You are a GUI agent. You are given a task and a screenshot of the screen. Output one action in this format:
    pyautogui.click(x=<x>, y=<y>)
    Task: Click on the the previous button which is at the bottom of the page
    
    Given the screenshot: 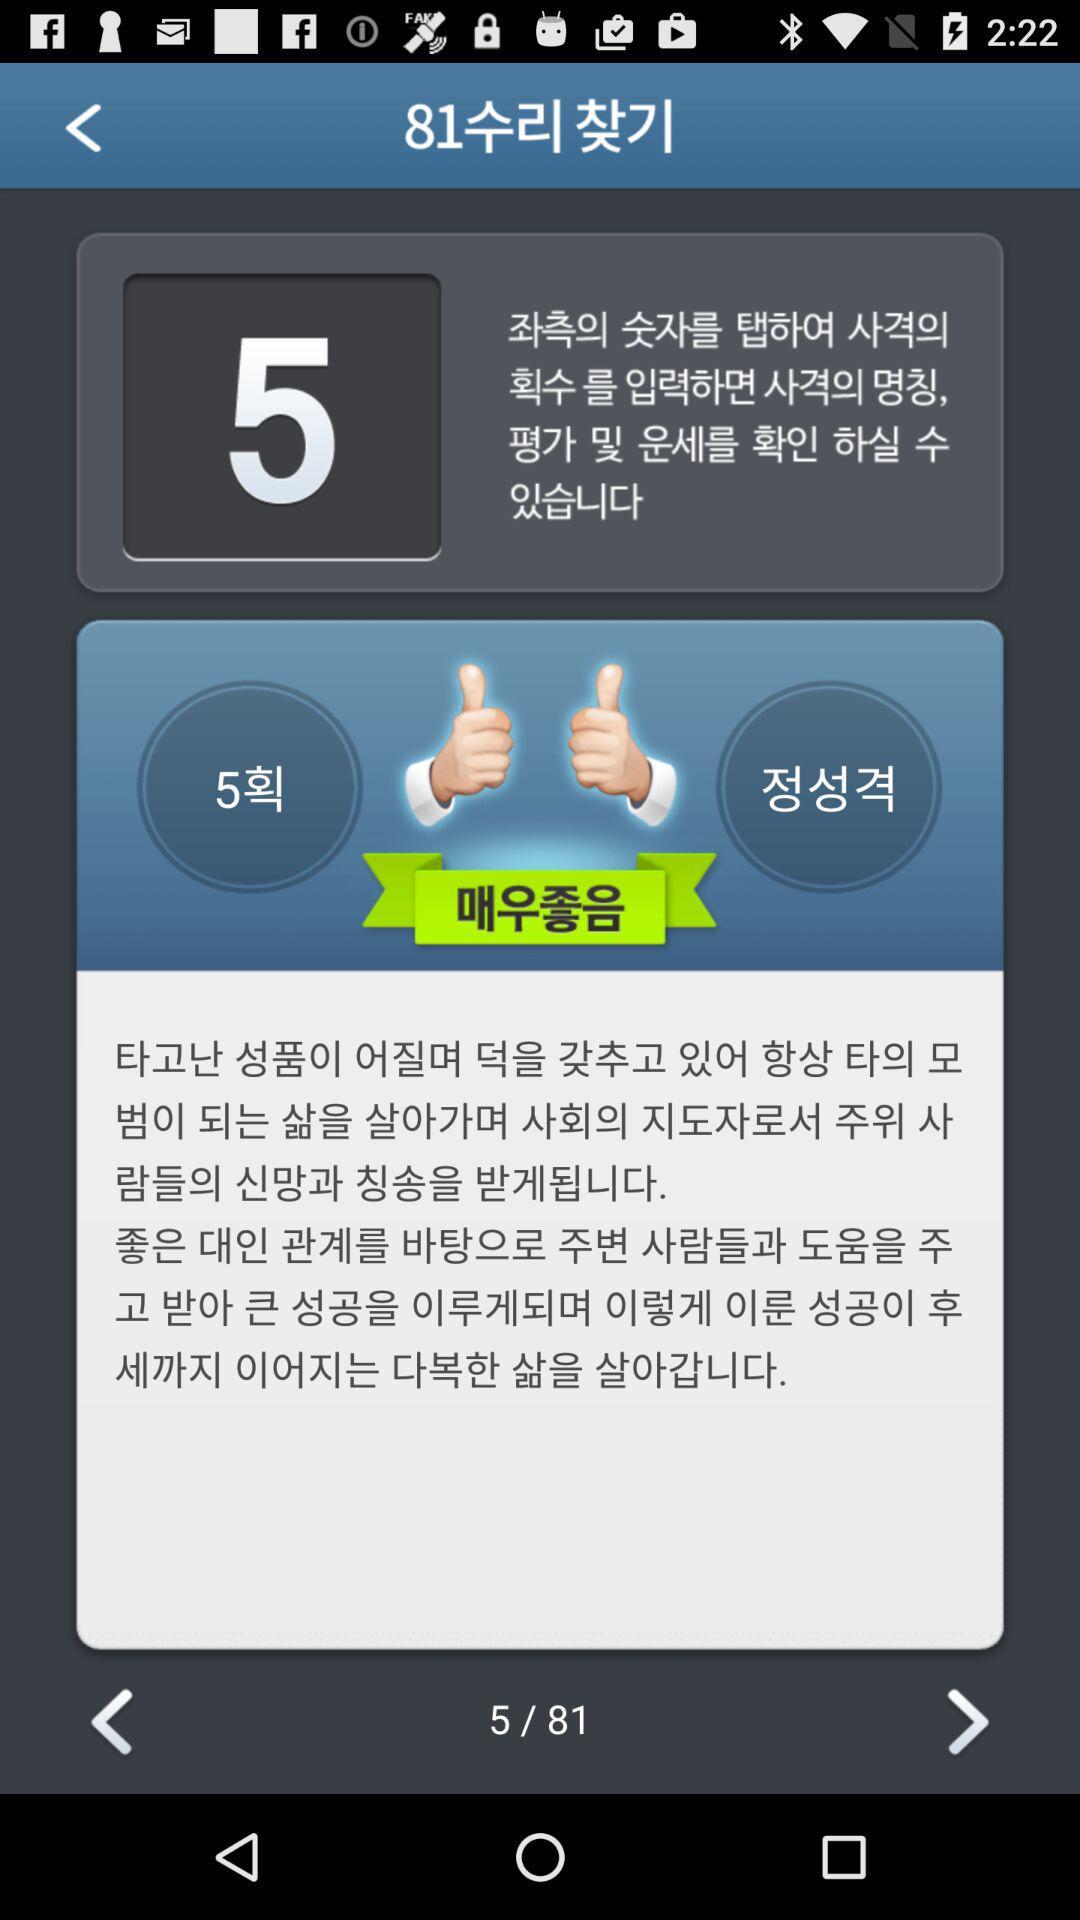 What is the action you would take?
    pyautogui.click(x=115, y=1723)
    